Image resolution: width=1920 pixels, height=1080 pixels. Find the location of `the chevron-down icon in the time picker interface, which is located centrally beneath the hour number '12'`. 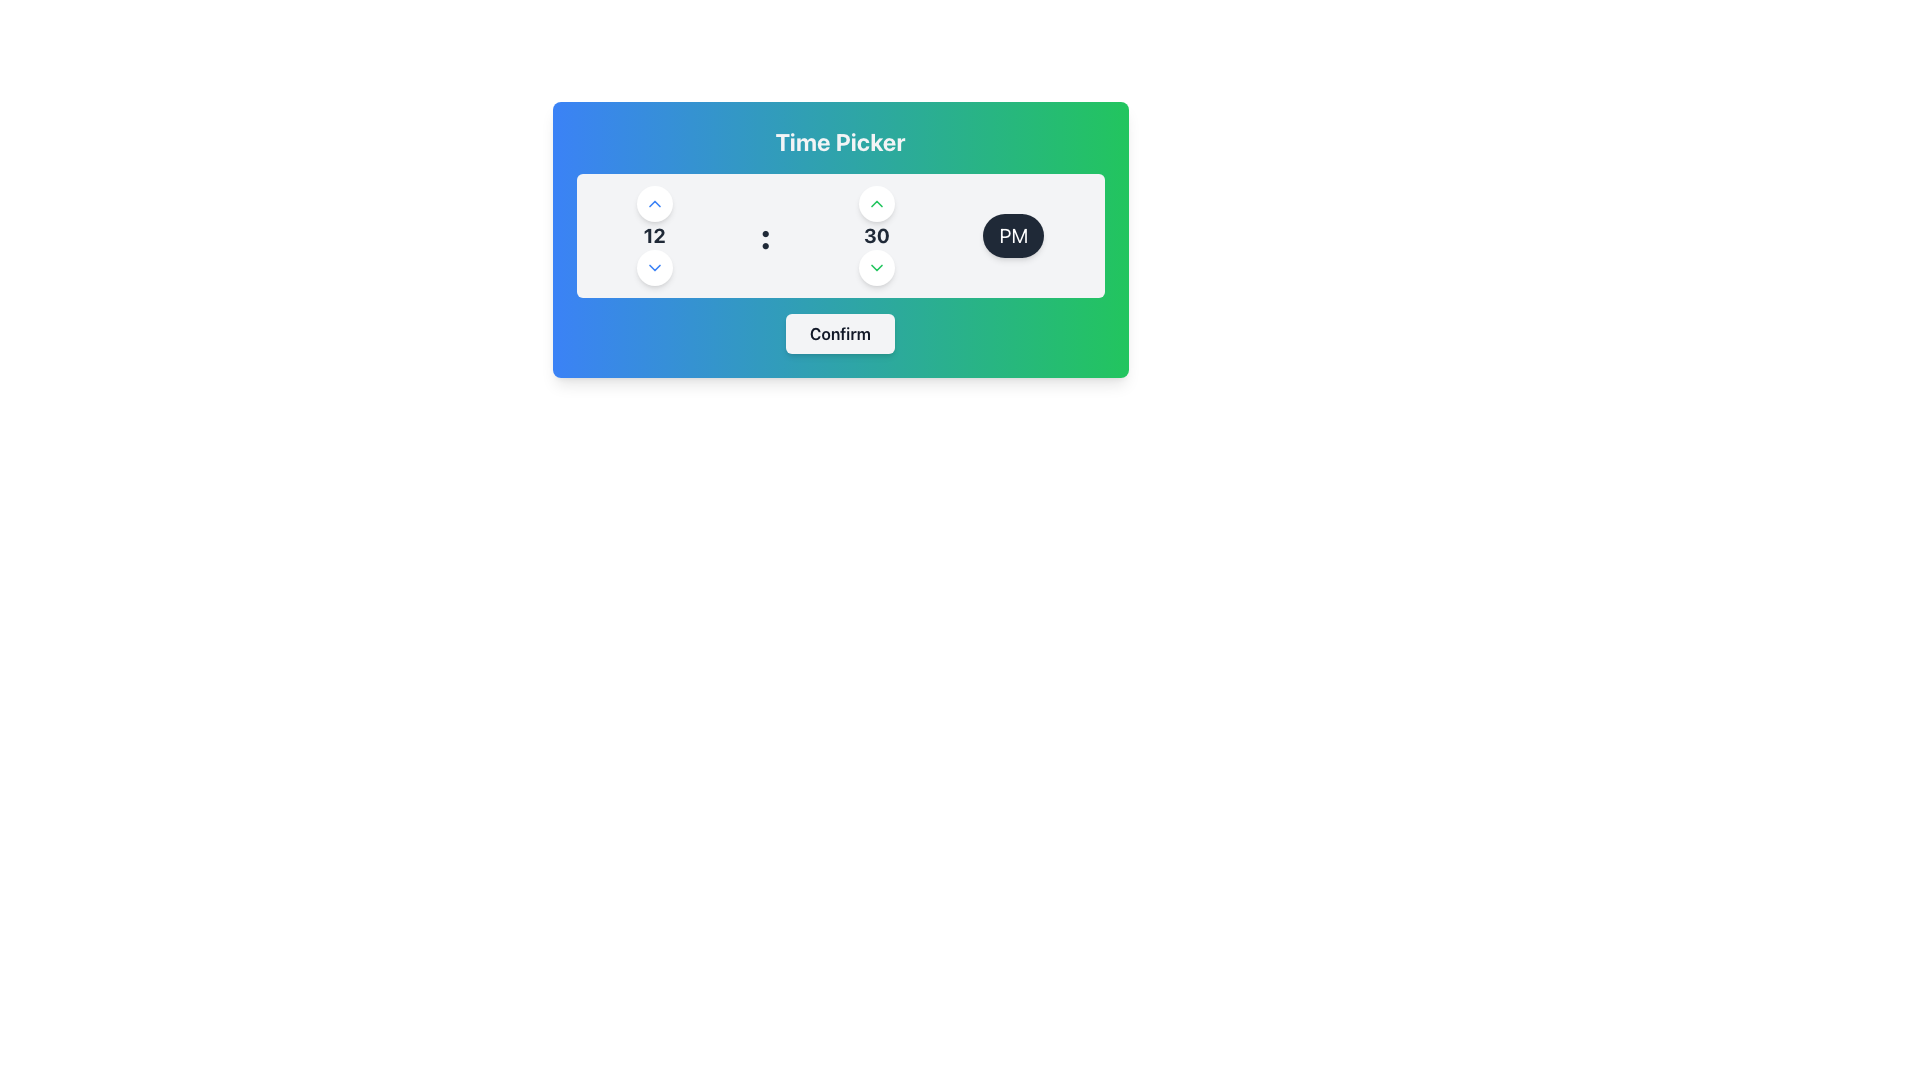

the chevron-down icon in the time picker interface, which is located centrally beneath the hour number '12' is located at coordinates (877, 266).